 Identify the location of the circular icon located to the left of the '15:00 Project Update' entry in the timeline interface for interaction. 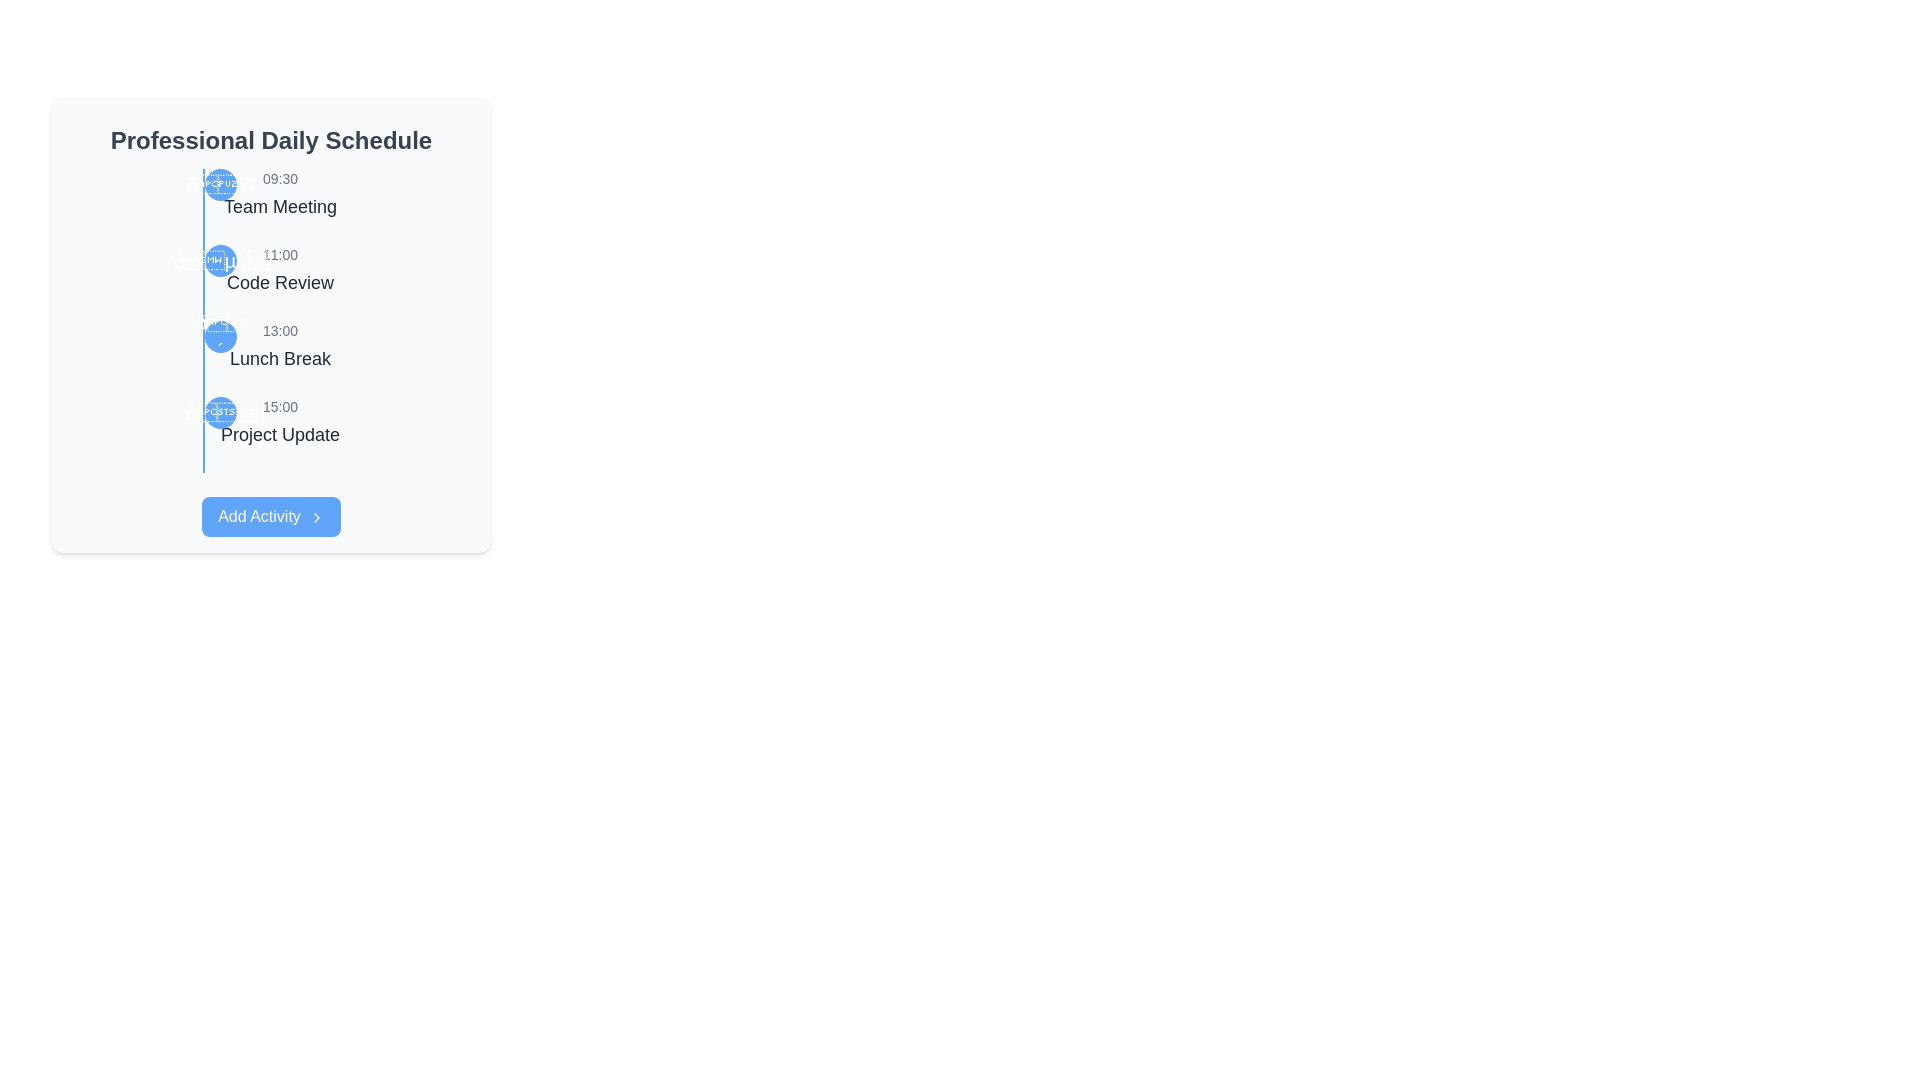
(220, 411).